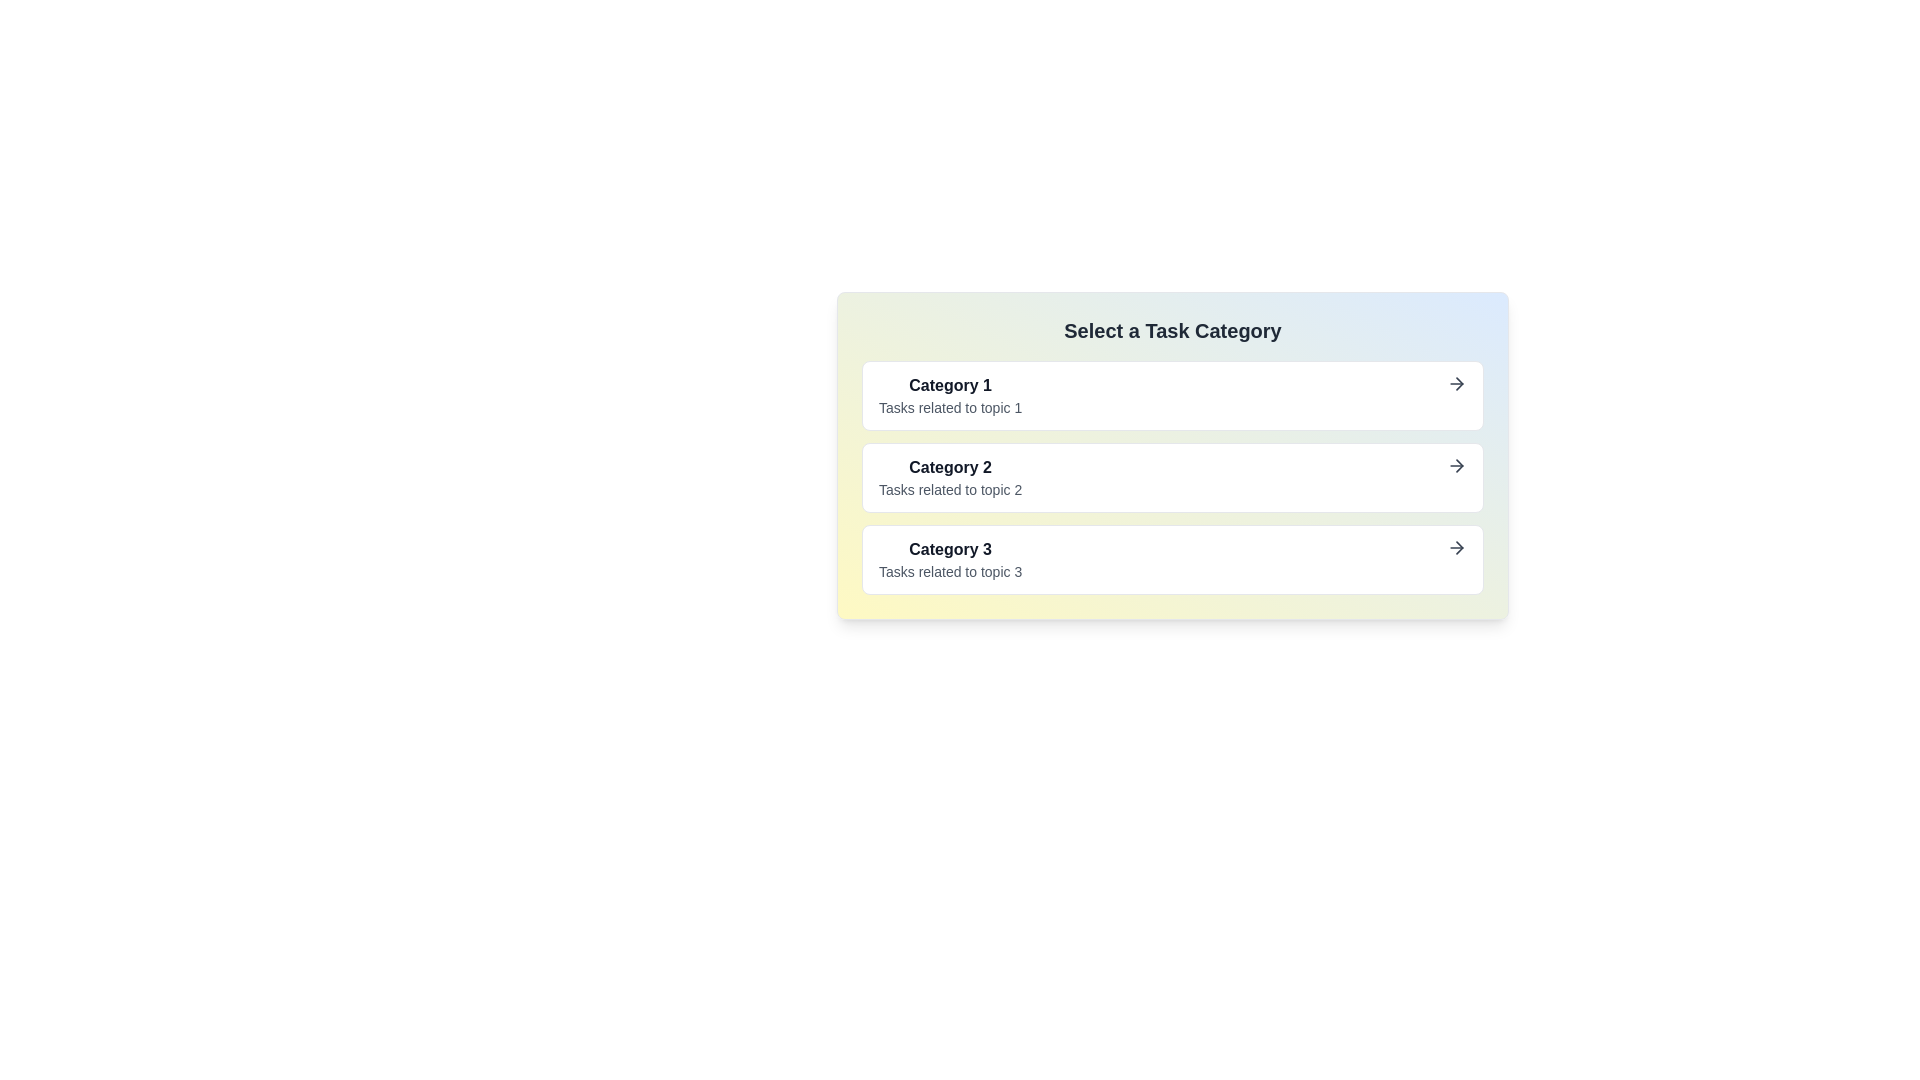 The height and width of the screenshot is (1080, 1920). What do you see at coordinates (1457, 384) in the screenshot?
I see `the icon located at the far right of the topmost entry labeled 'Category 1'` at bounding box center [1457, 384].